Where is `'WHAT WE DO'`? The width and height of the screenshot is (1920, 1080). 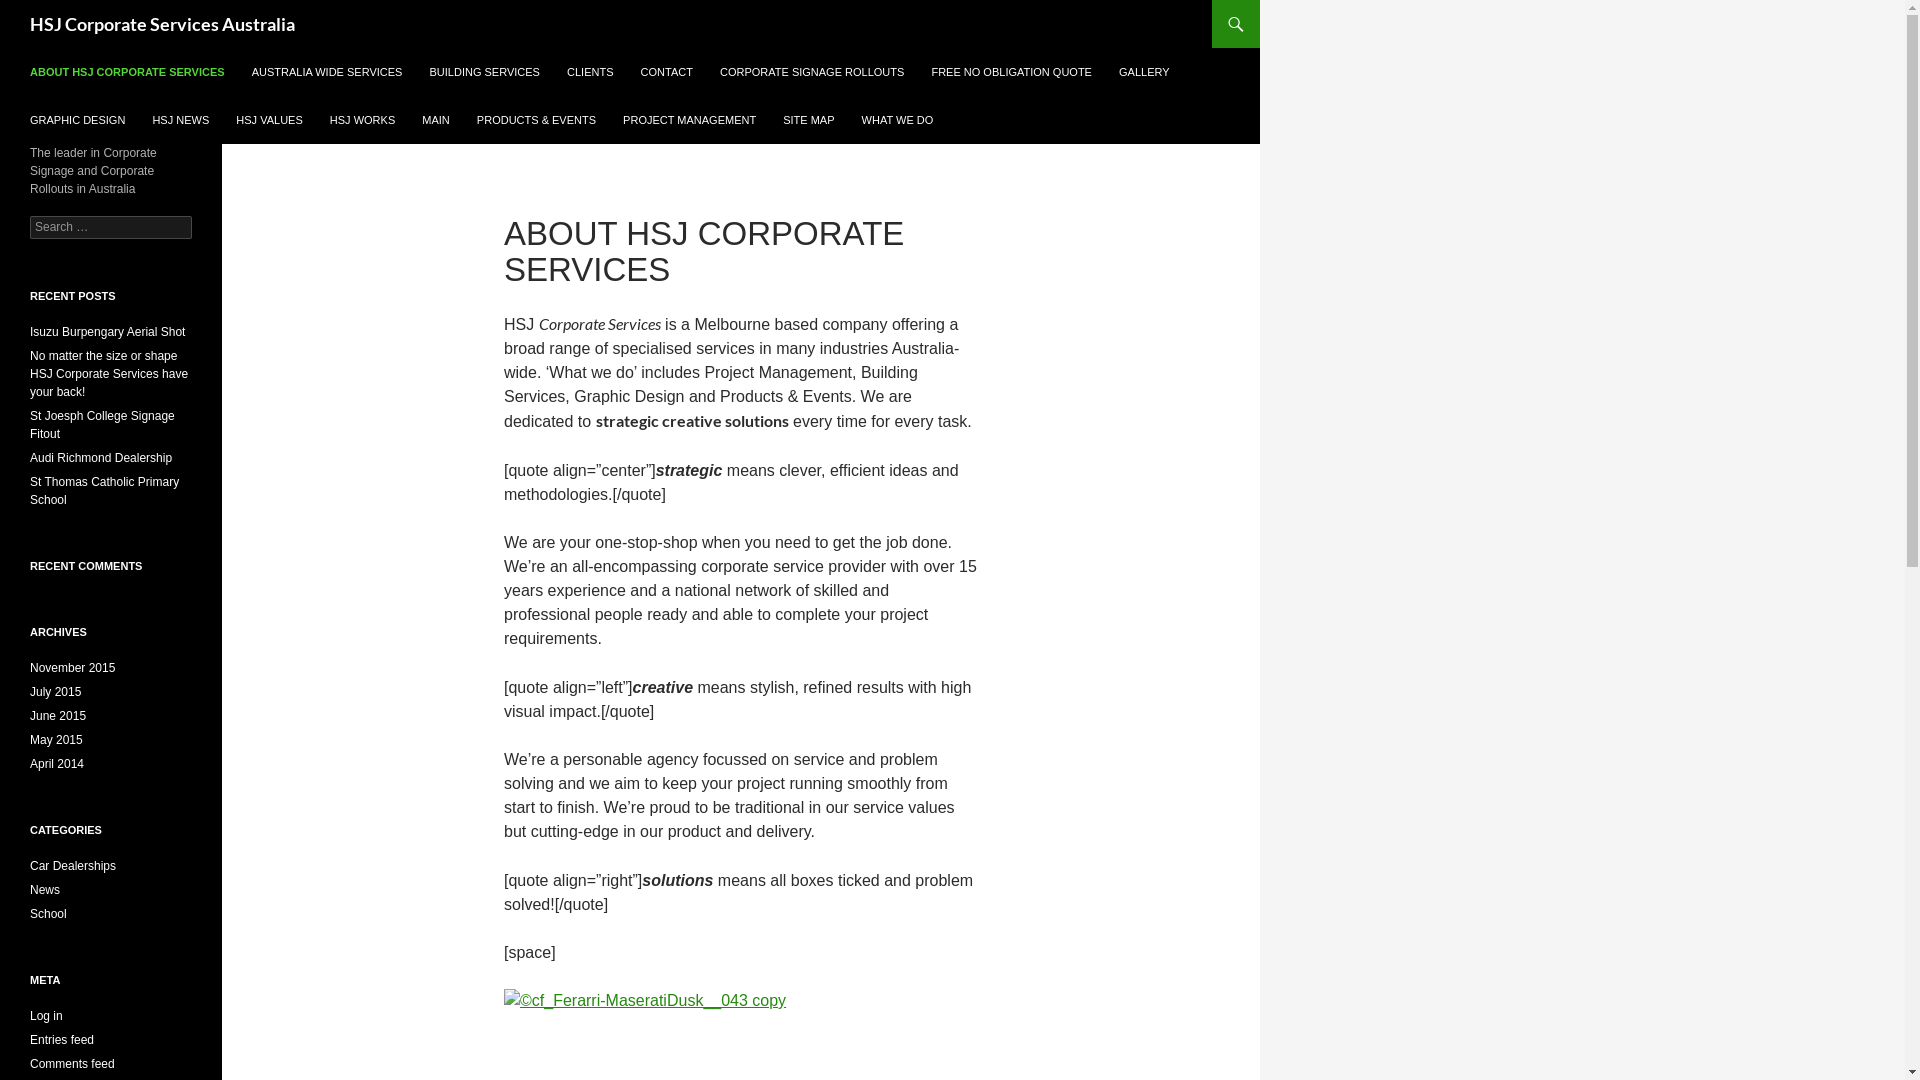
'WHAT WE DO' is located at coordinates (896, 119).